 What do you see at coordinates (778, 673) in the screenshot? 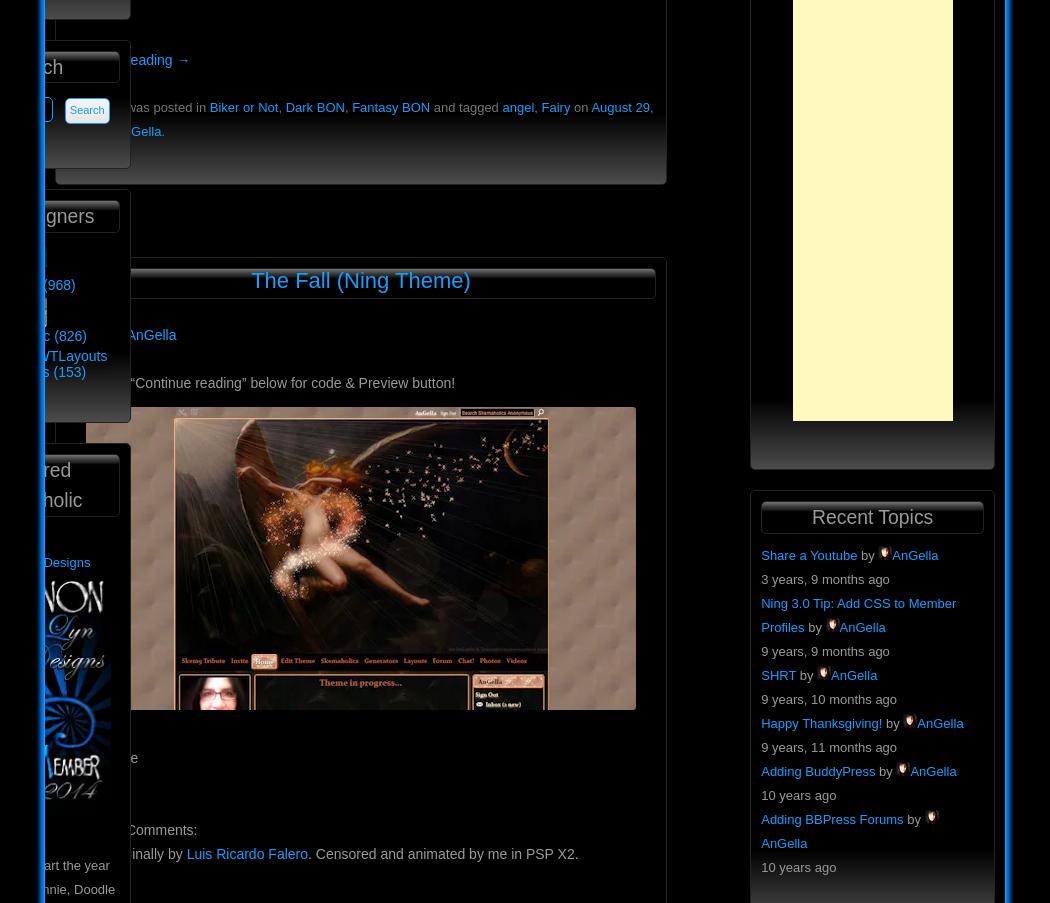
I see `'SHRT'` at bounding box center [778, 673].